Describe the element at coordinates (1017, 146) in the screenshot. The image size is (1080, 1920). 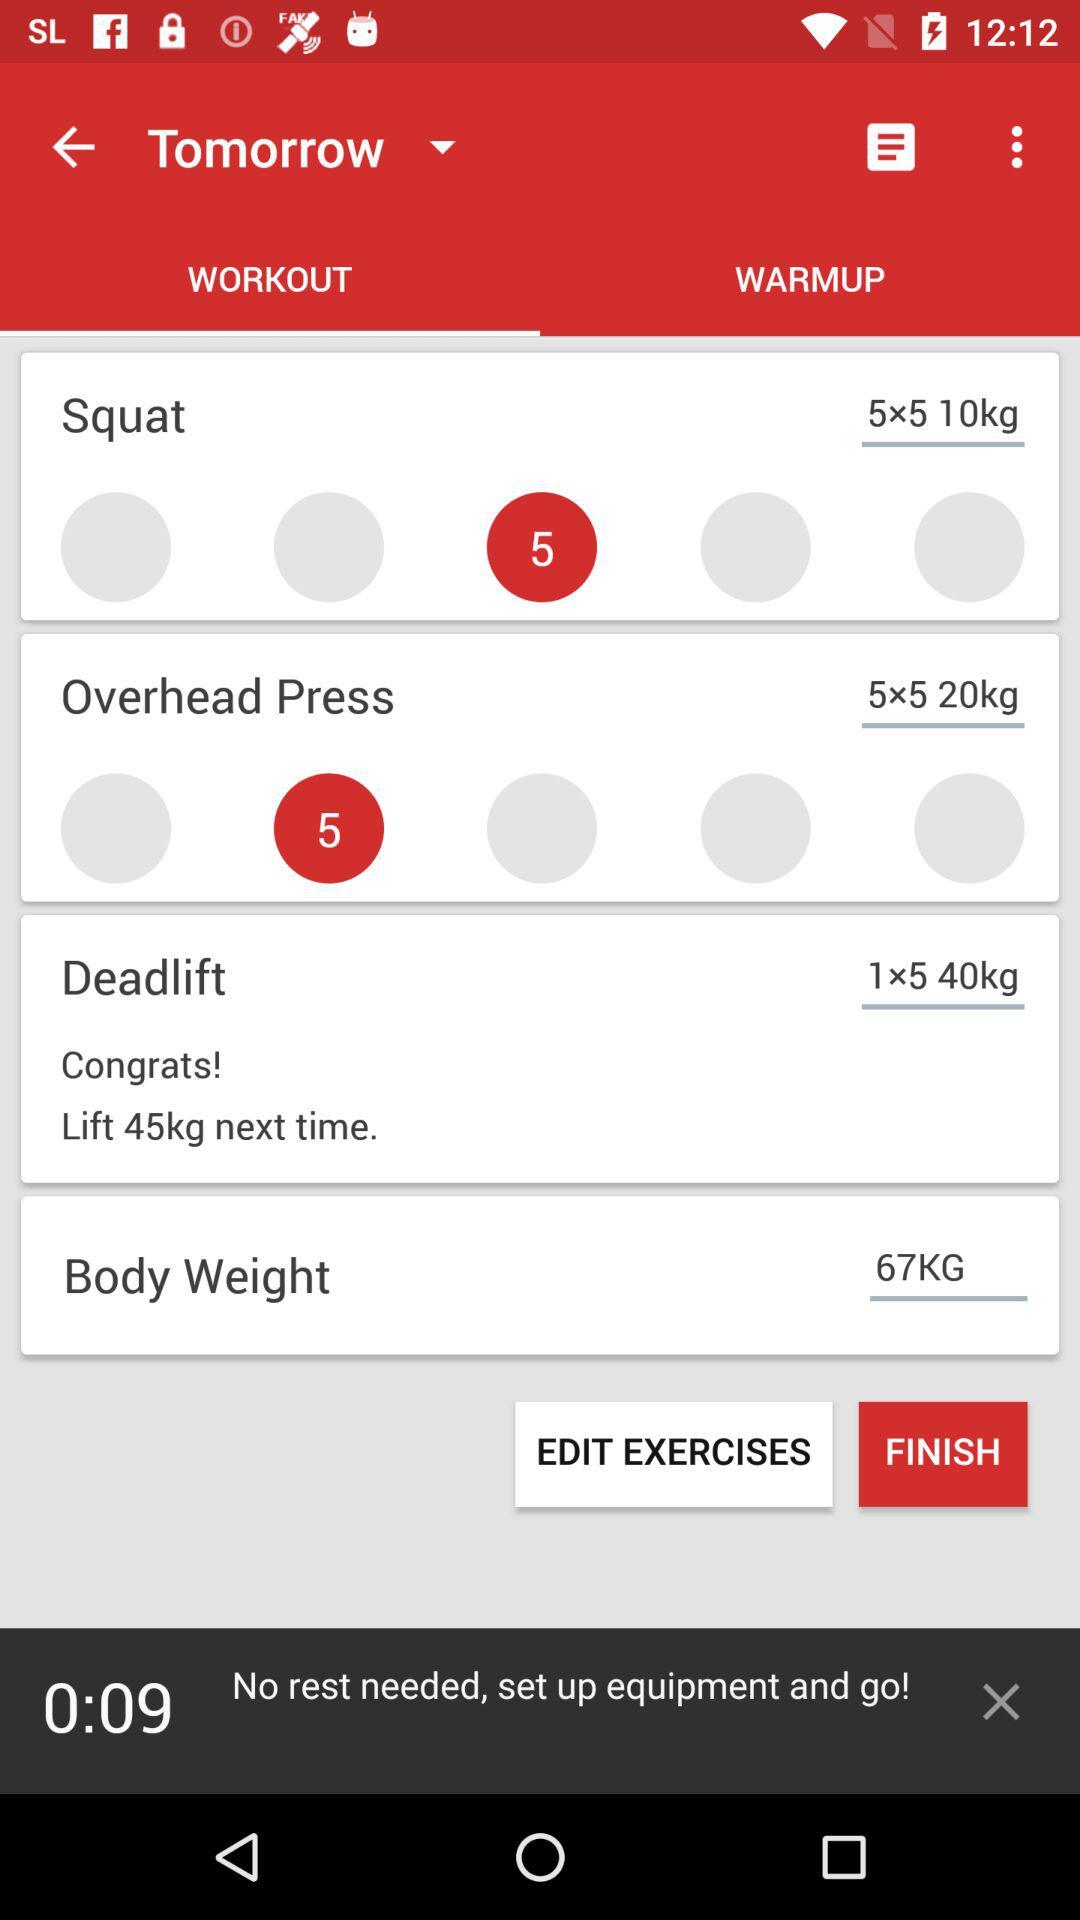
I see `the second icon which is at the top right of the page` at that location.